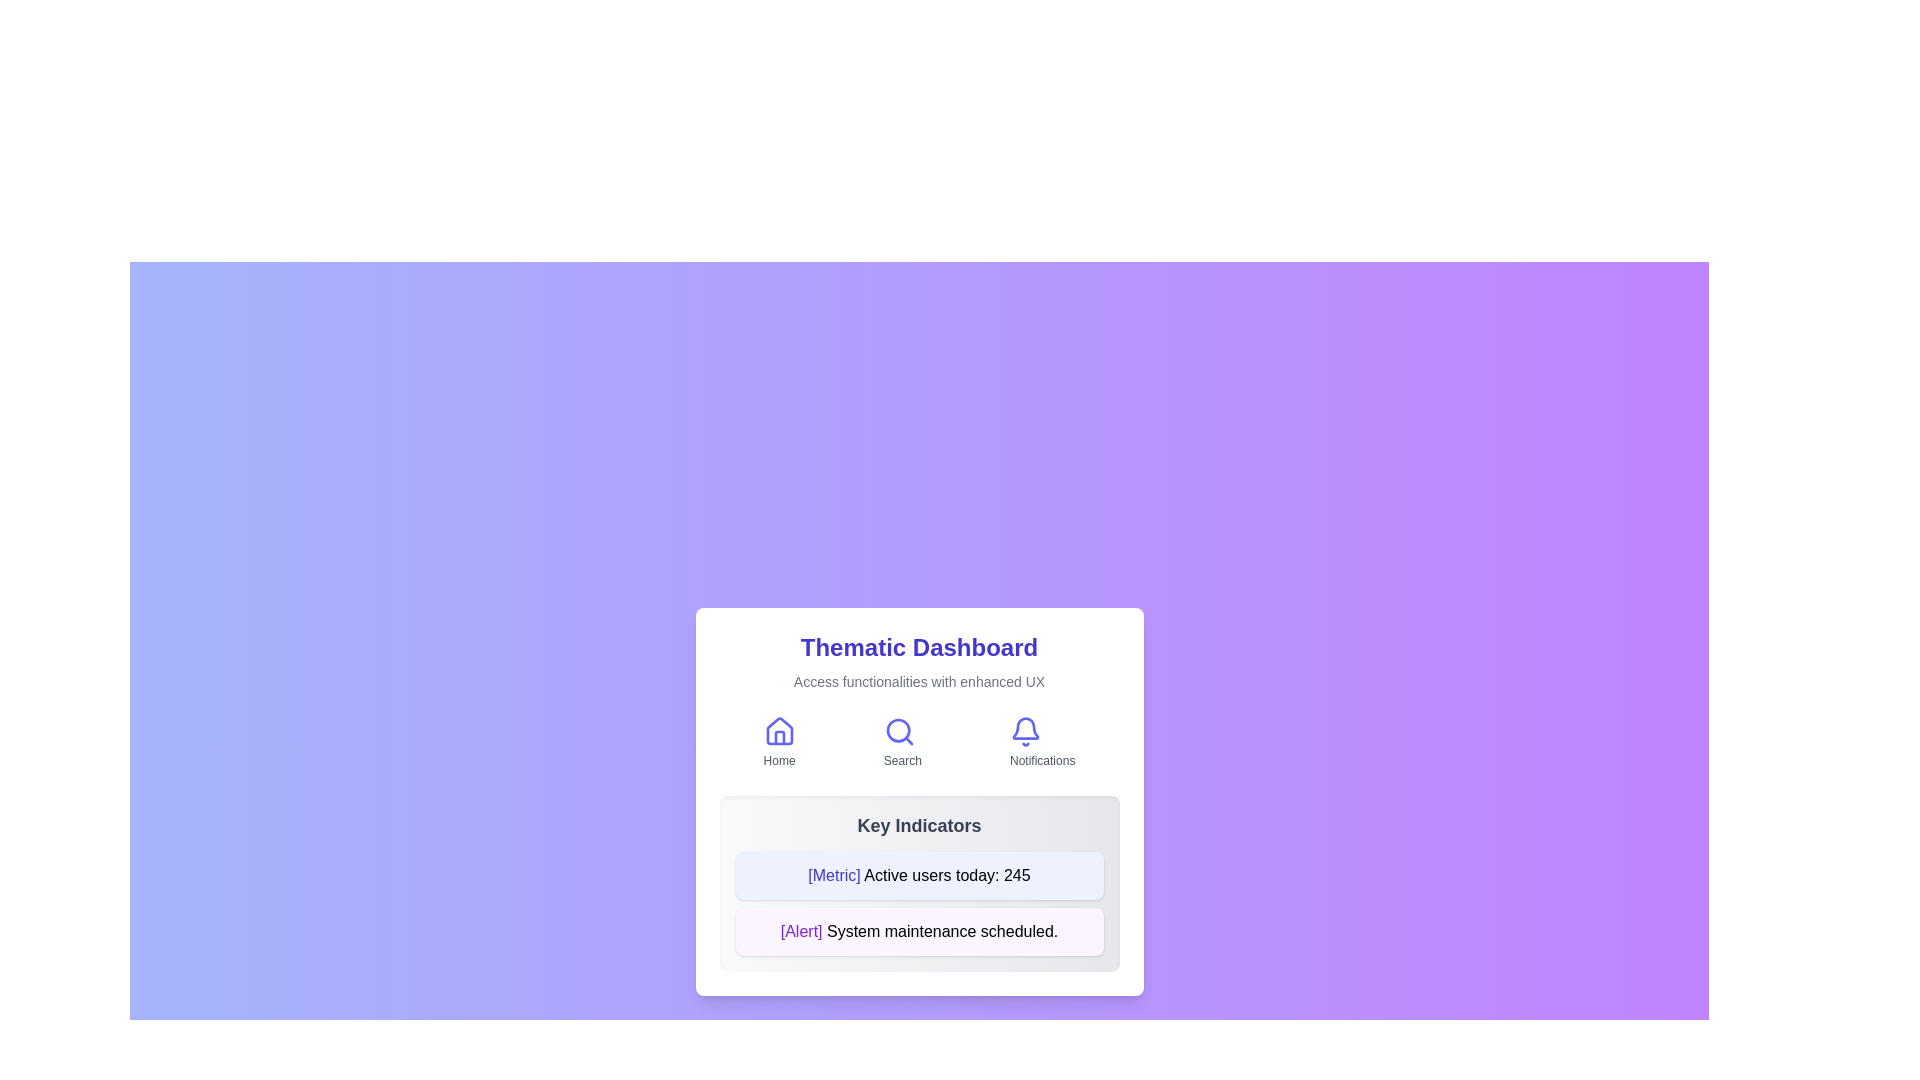  What do you see at coordinates (918, 932) in the screenshot?
I see `the Notification block with a light purple background that contains the text '[Alert] System maintenance scheduled.'` at bounding box center [918, 932].